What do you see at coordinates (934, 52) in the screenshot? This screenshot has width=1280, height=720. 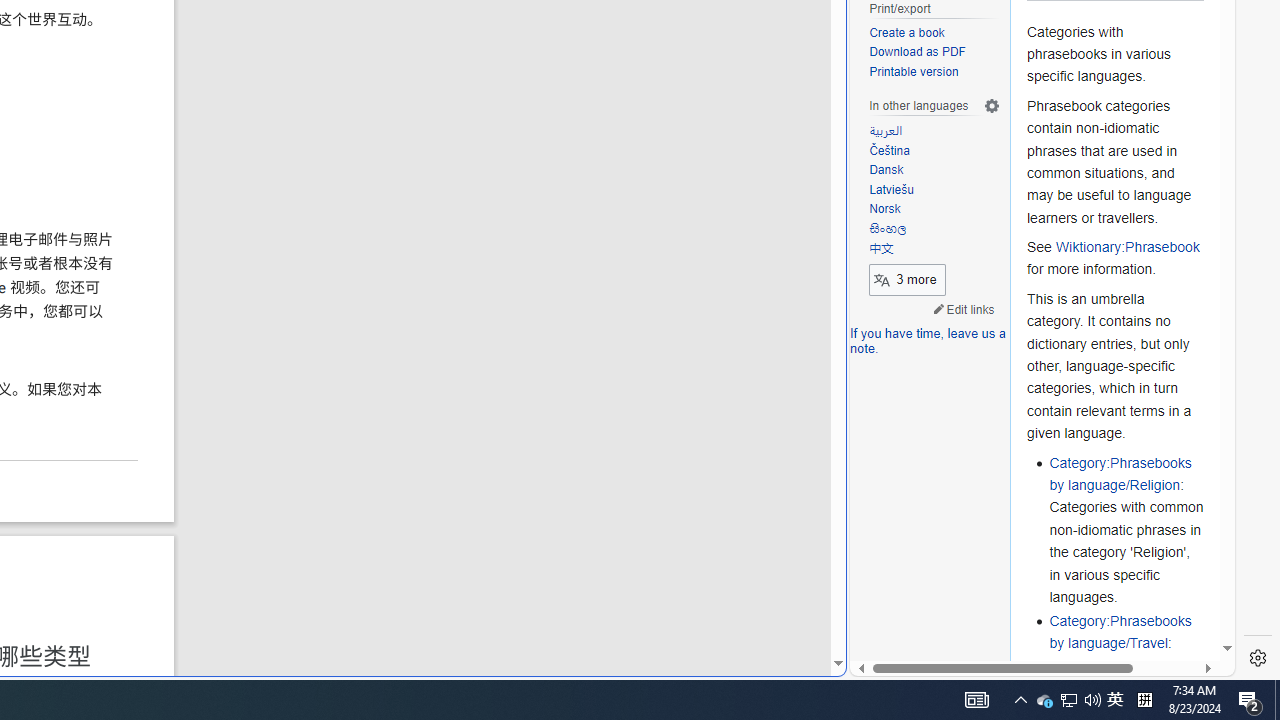 I see `'Download as PDF'` at bounding box center [934, 52].